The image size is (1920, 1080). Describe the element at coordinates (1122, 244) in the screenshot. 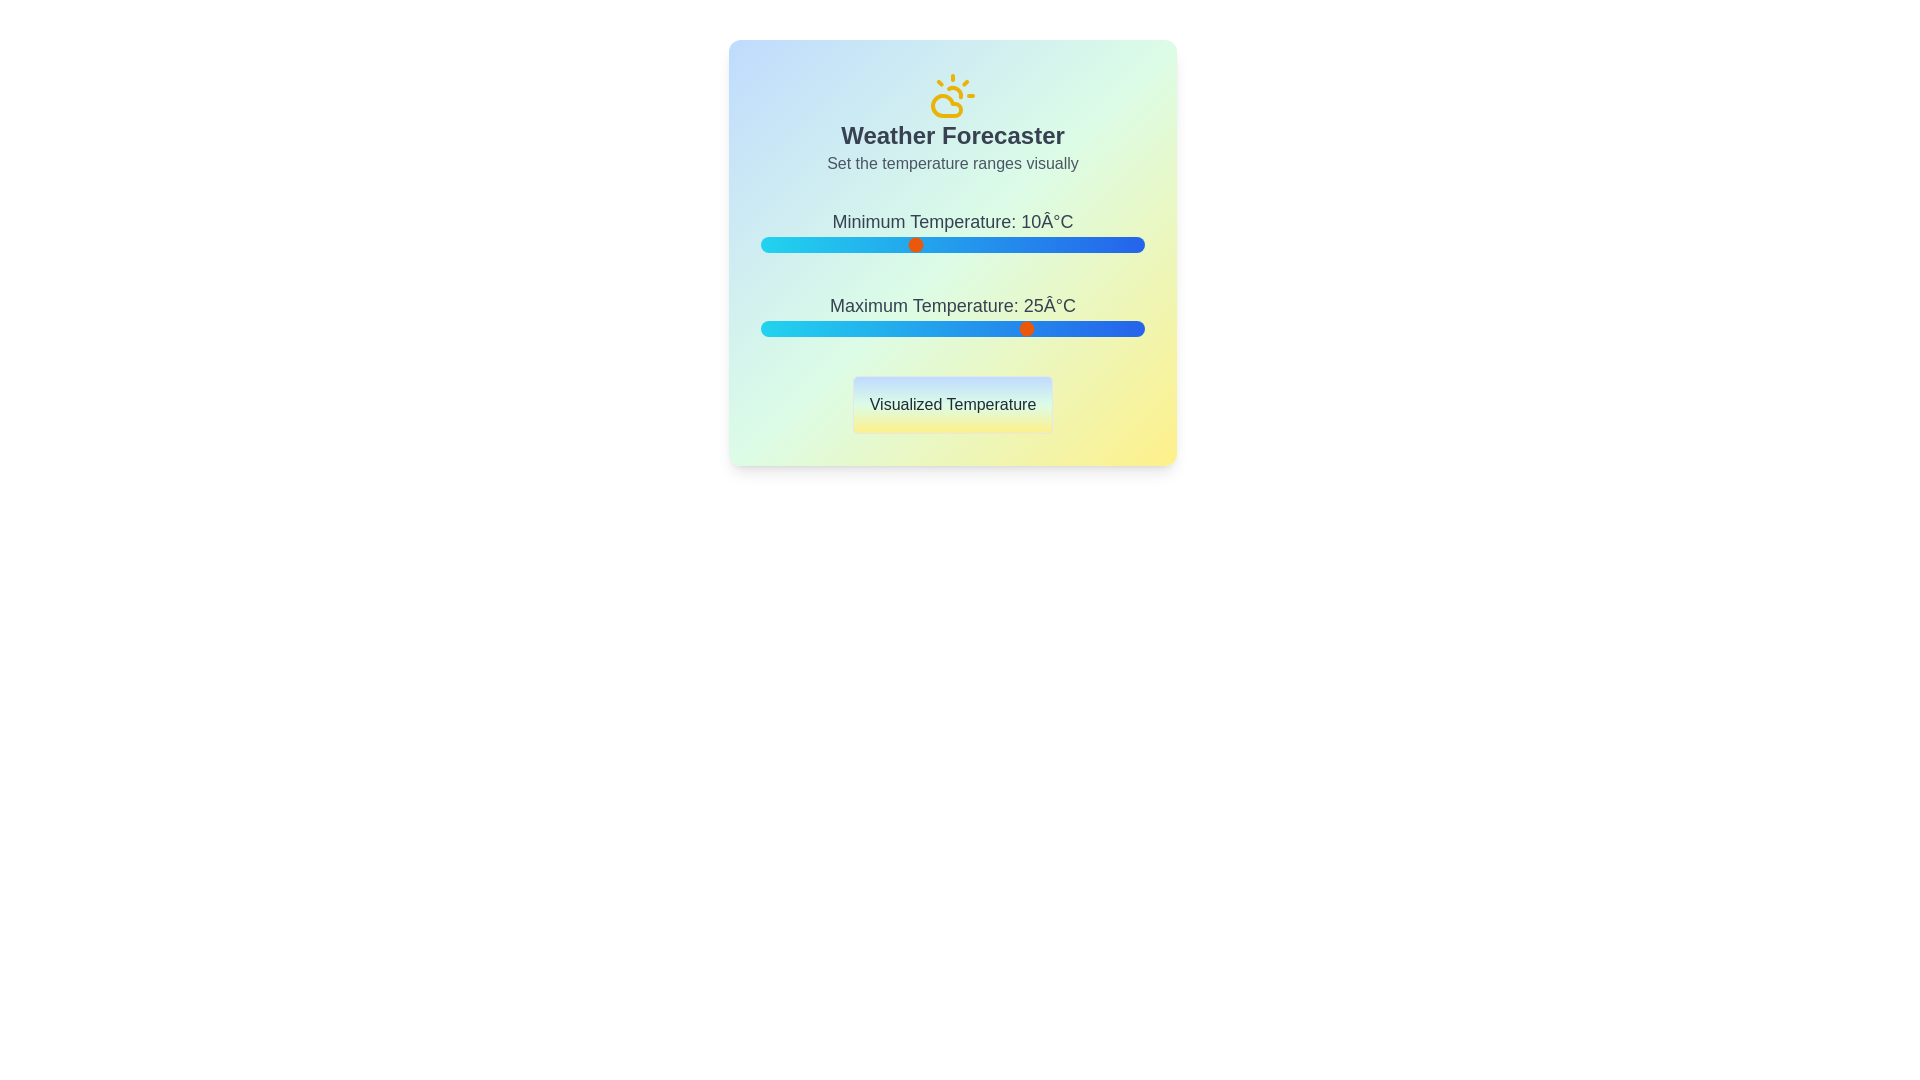

I see `the minimum temperature slider to 37°C` at that location.